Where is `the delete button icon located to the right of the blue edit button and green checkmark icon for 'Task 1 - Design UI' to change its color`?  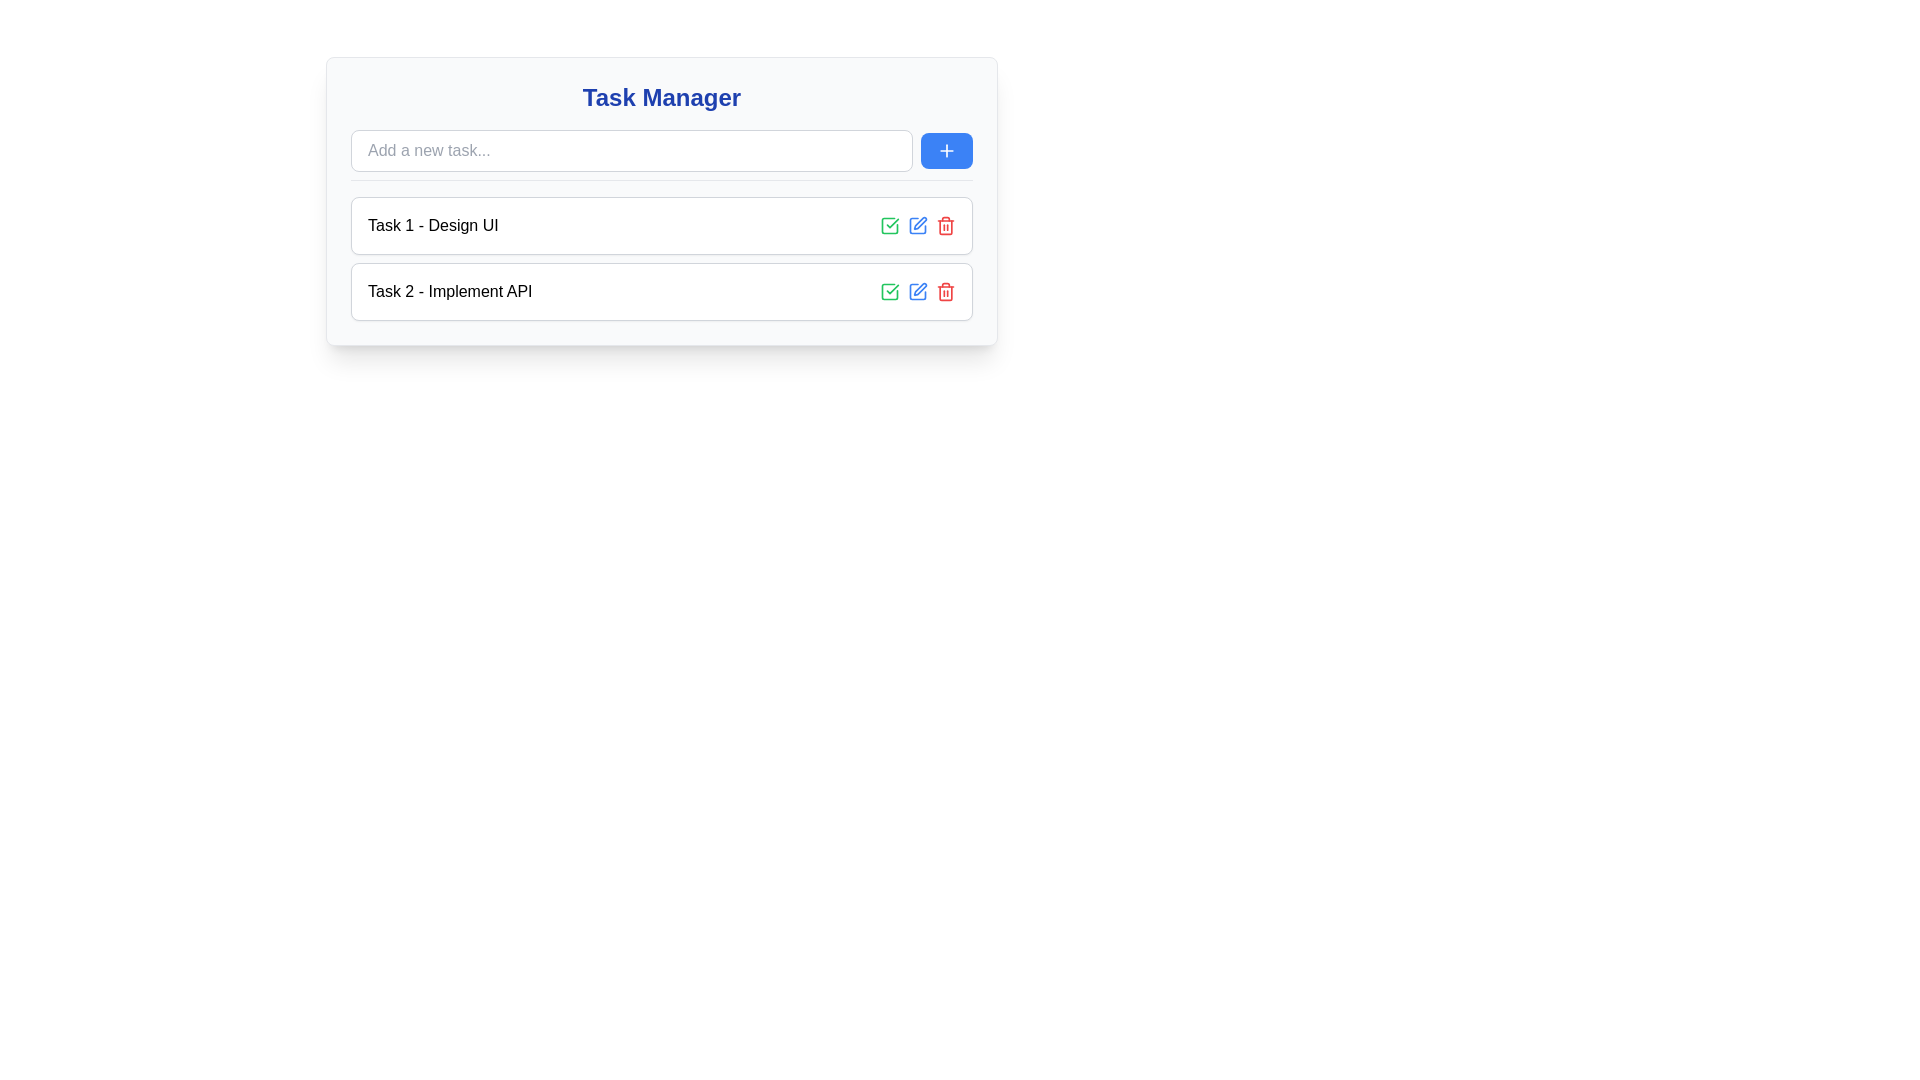 the delete button icon located to the right of the blue edit button and green checkmark icon for 'Task 1 - Design UI' to change its color is located at coordinates (944, 292).